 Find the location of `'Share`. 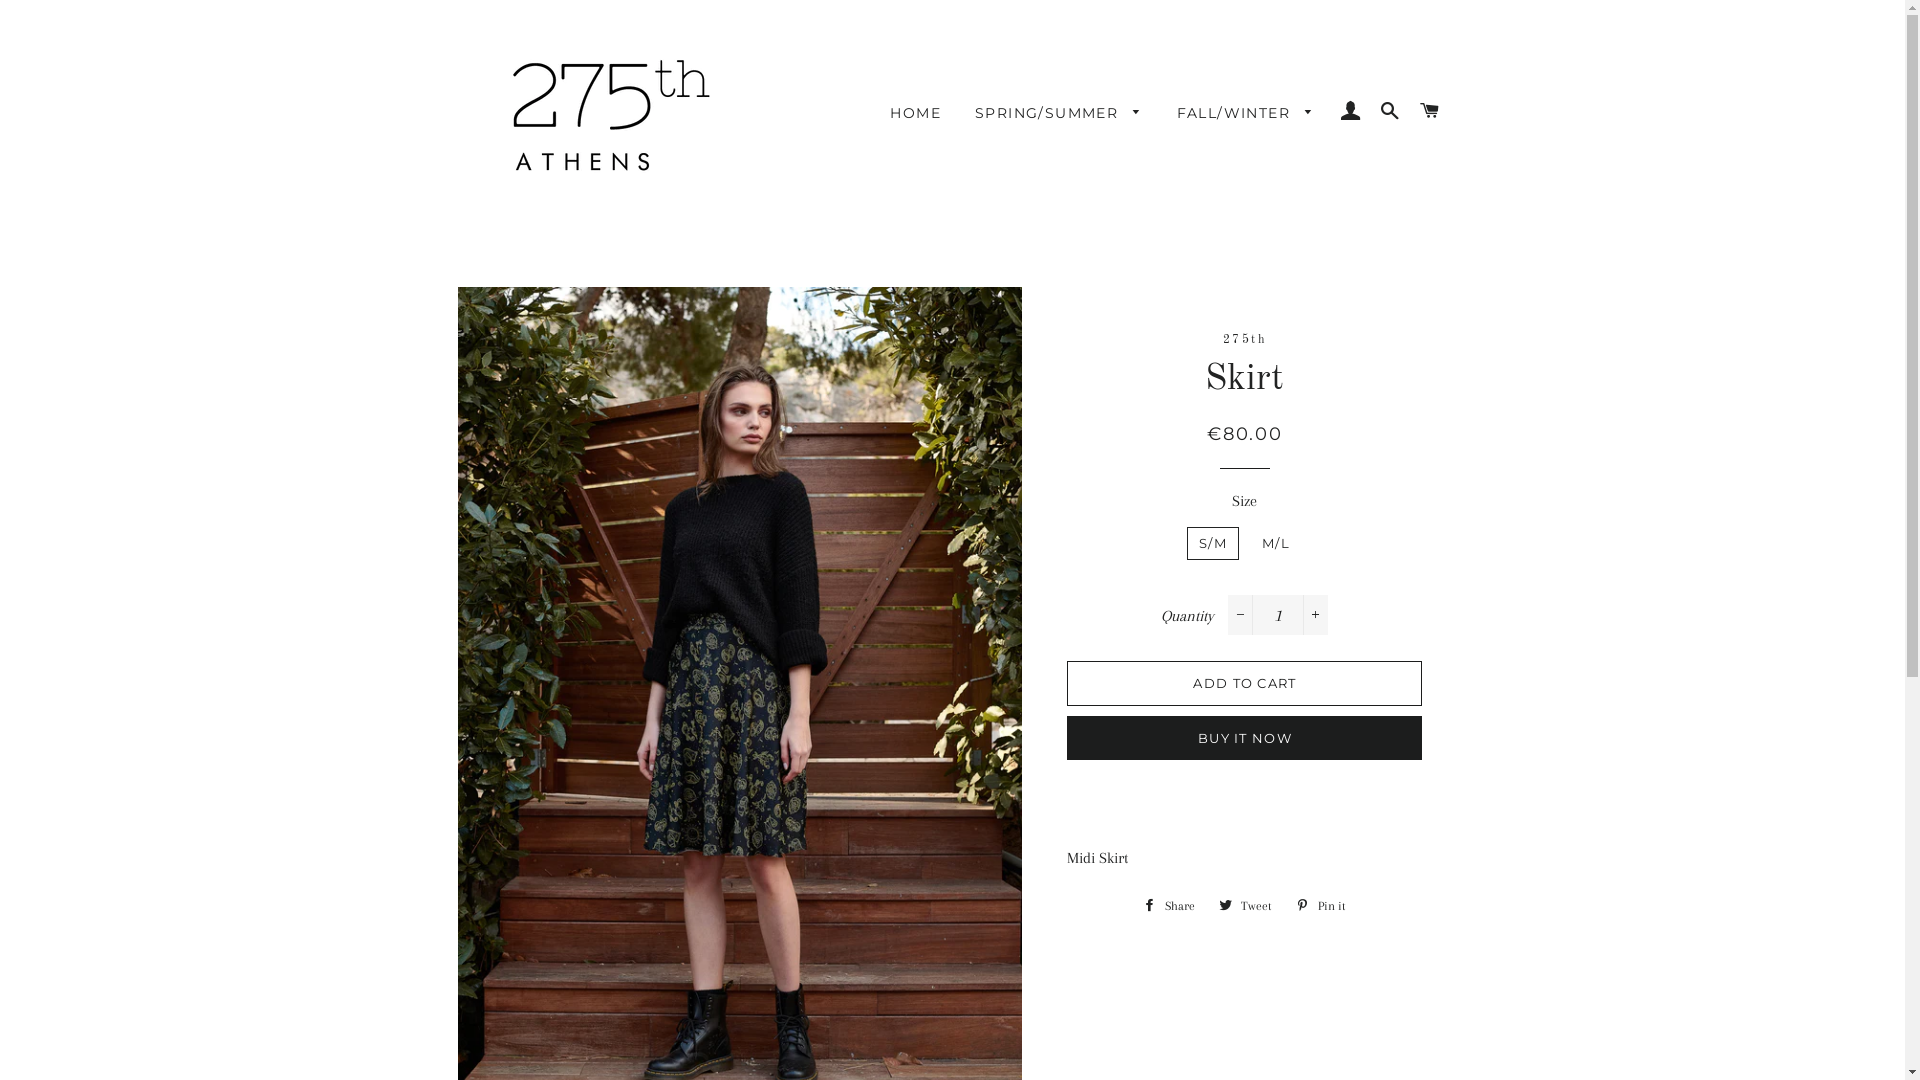

'Share is located at coordinates (1169, 906).